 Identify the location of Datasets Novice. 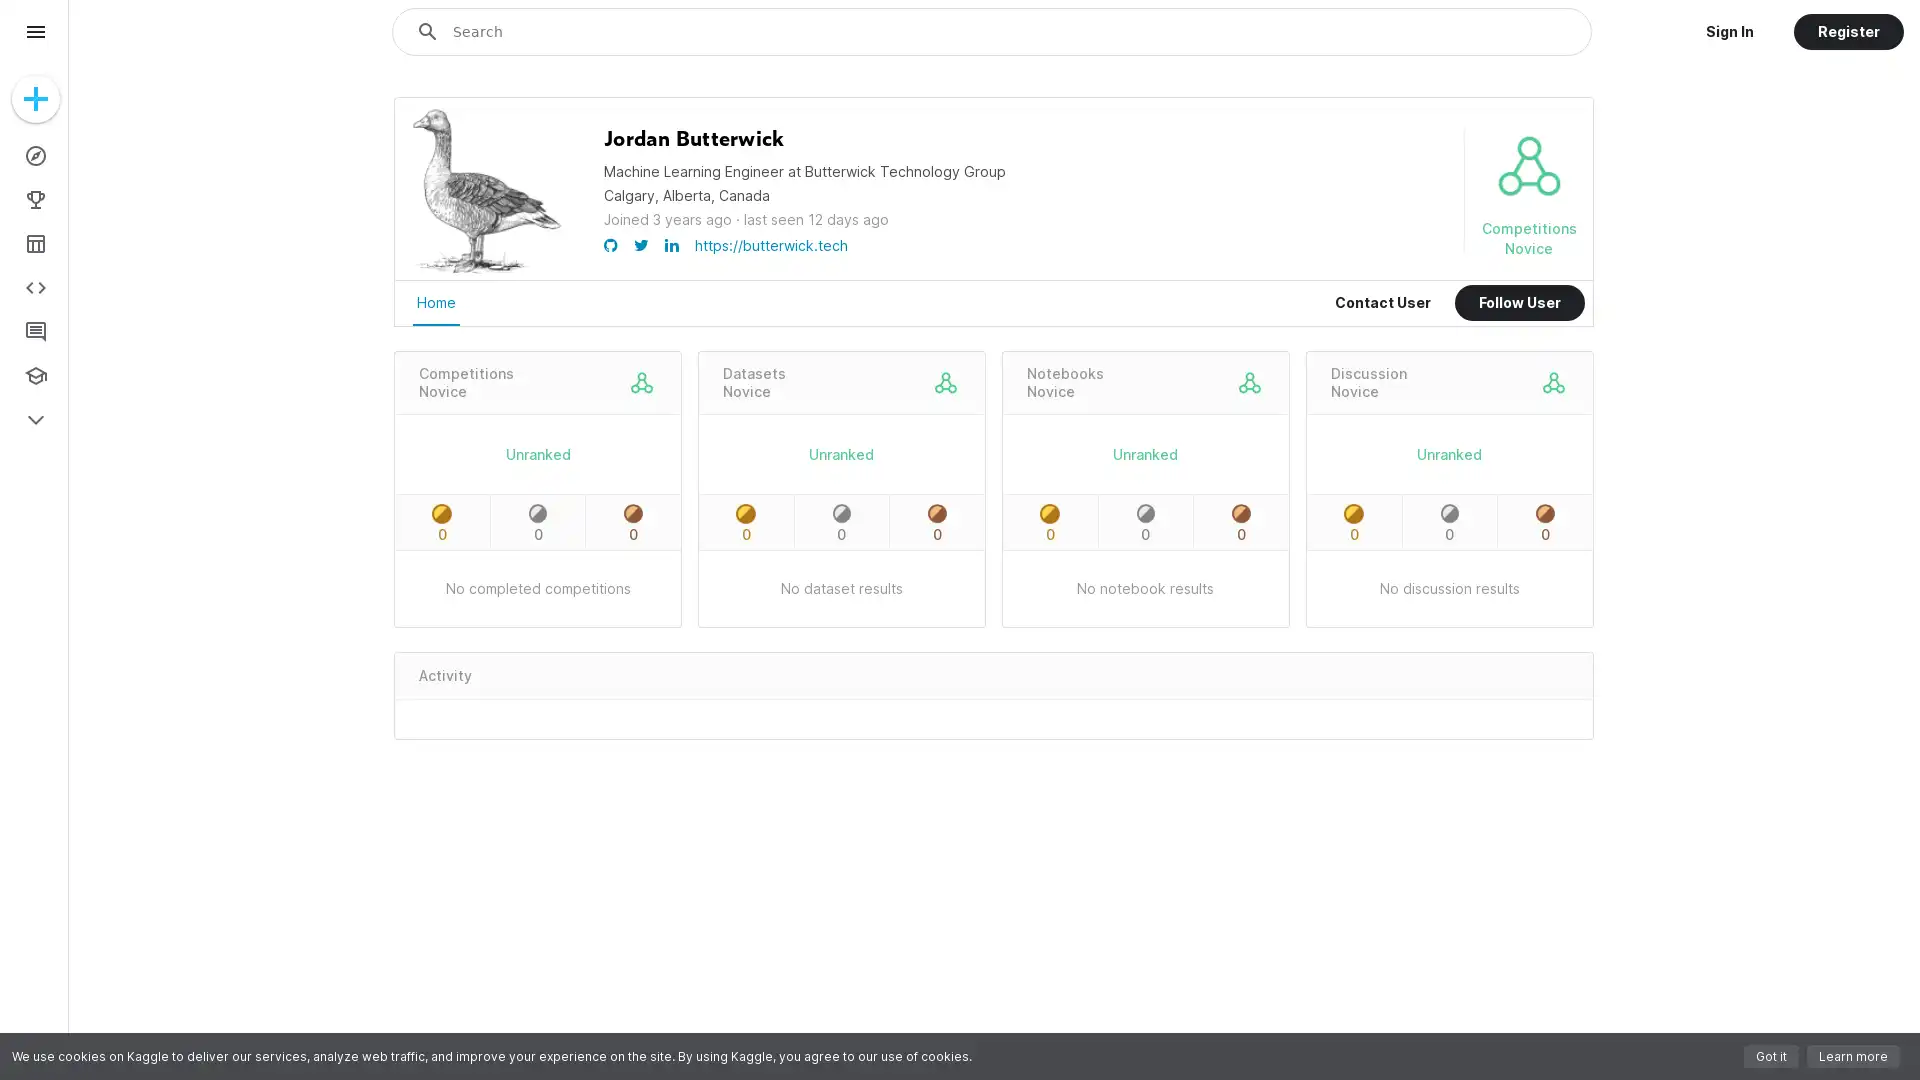
(752, 382).